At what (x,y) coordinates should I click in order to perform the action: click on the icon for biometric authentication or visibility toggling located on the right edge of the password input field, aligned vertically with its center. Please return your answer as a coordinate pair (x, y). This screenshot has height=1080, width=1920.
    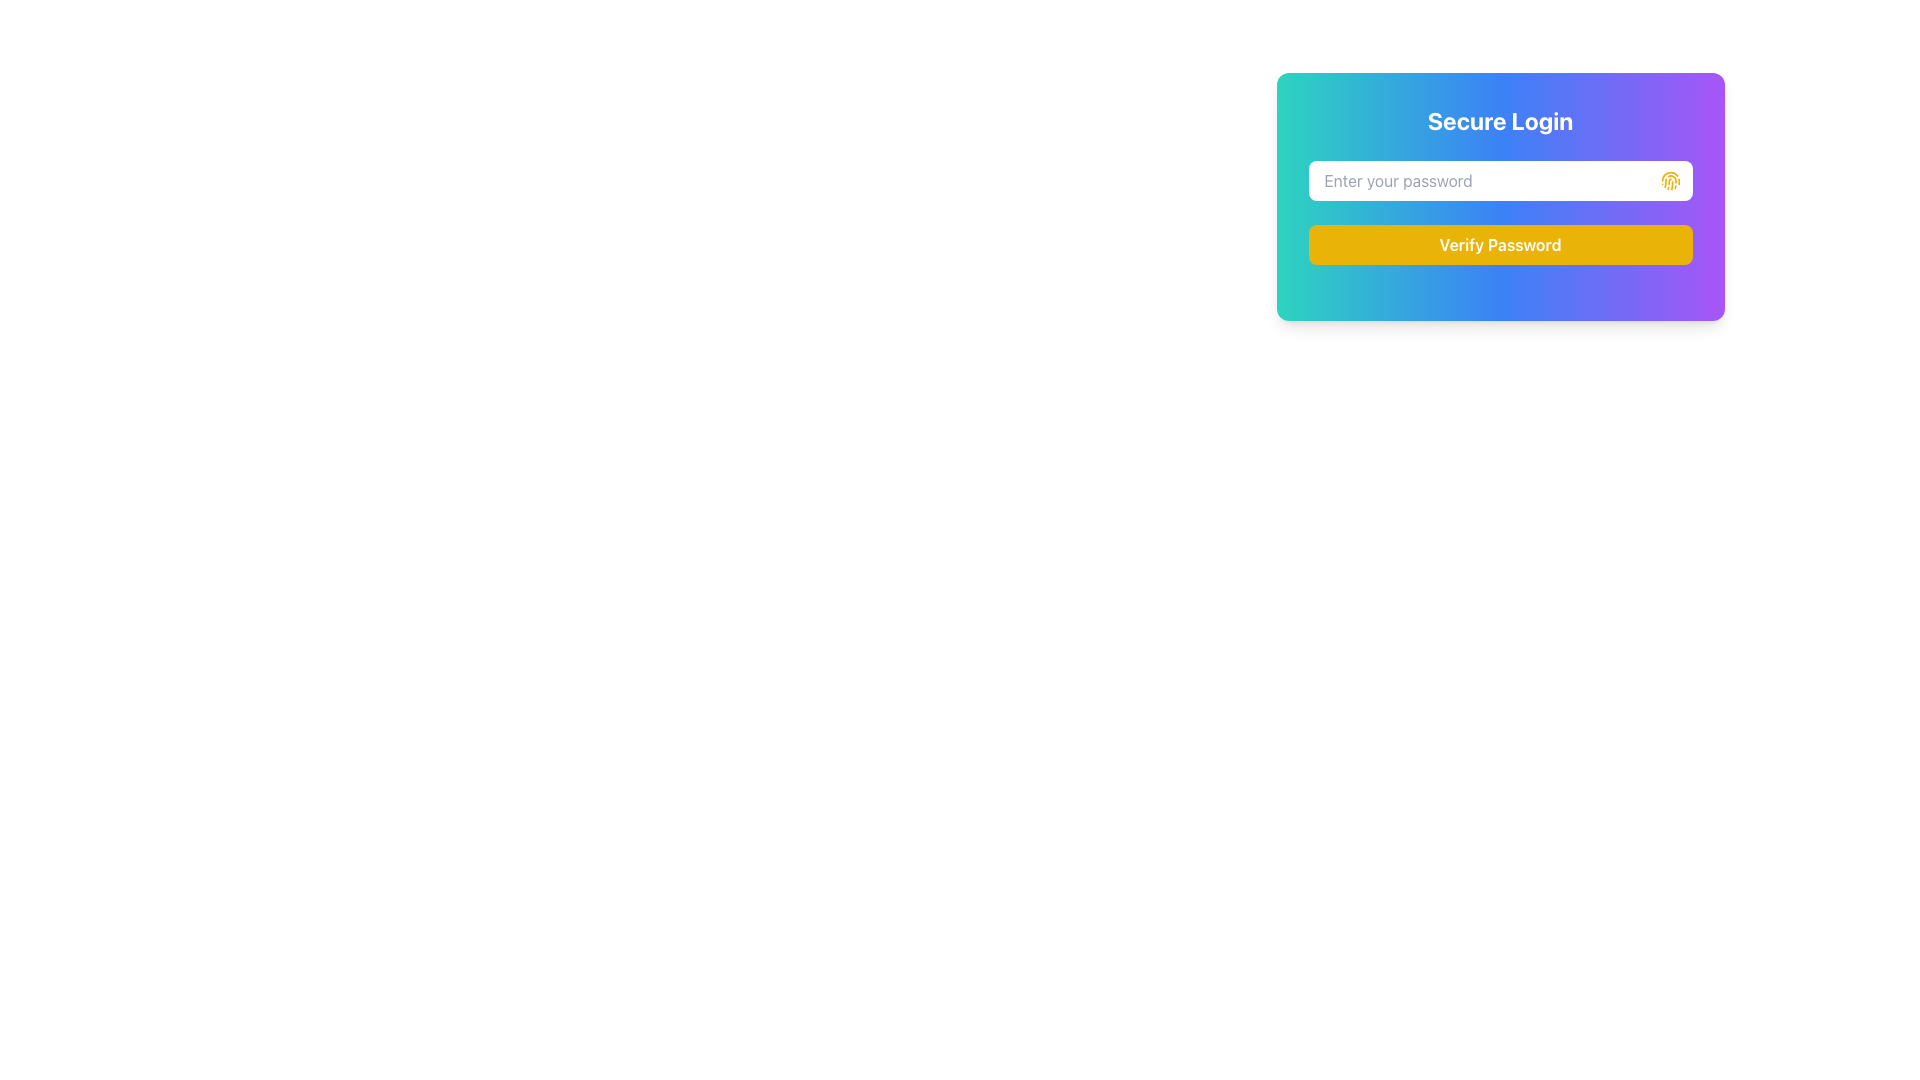
    Looking at the image, I should click on (1670, 181).